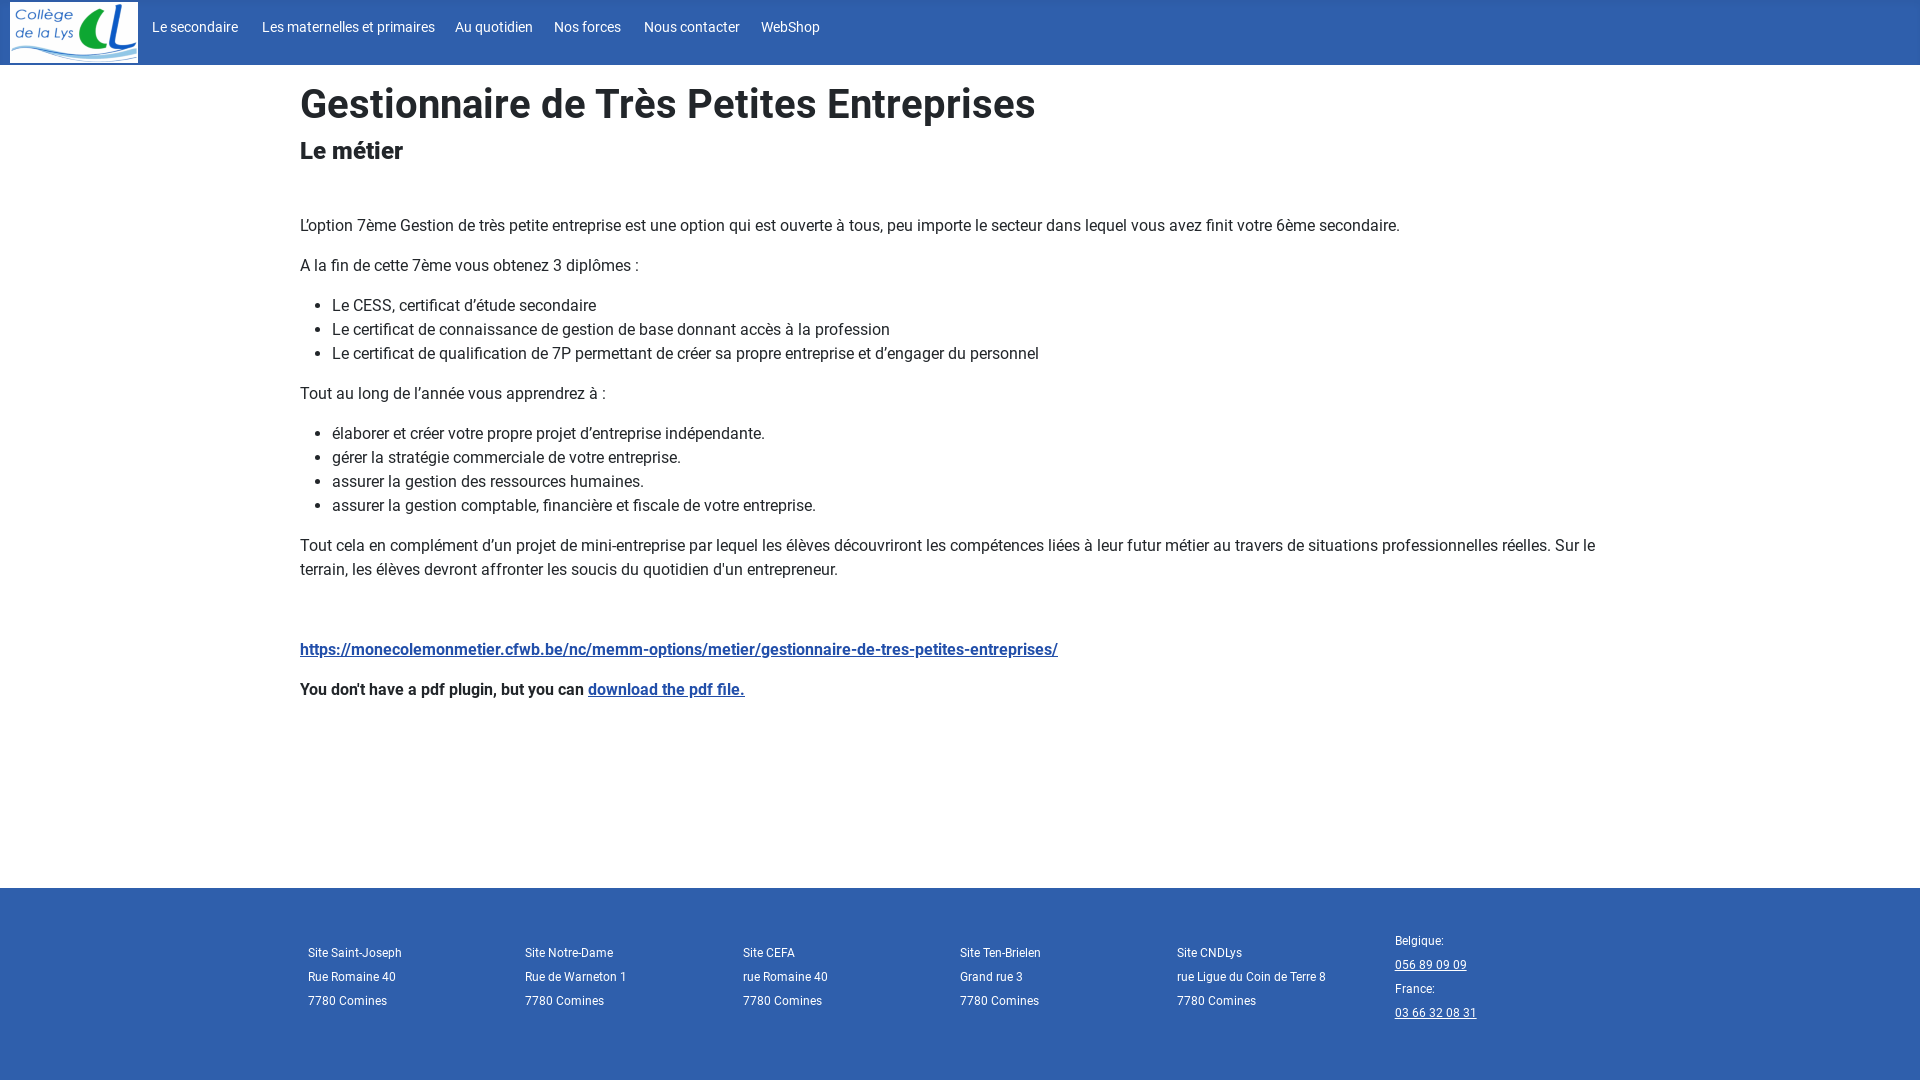 The image size is (1920, 1080). Describe the element at coordinates (148, 30) in the screenshot. I see `'Le secondaire'` at that location.